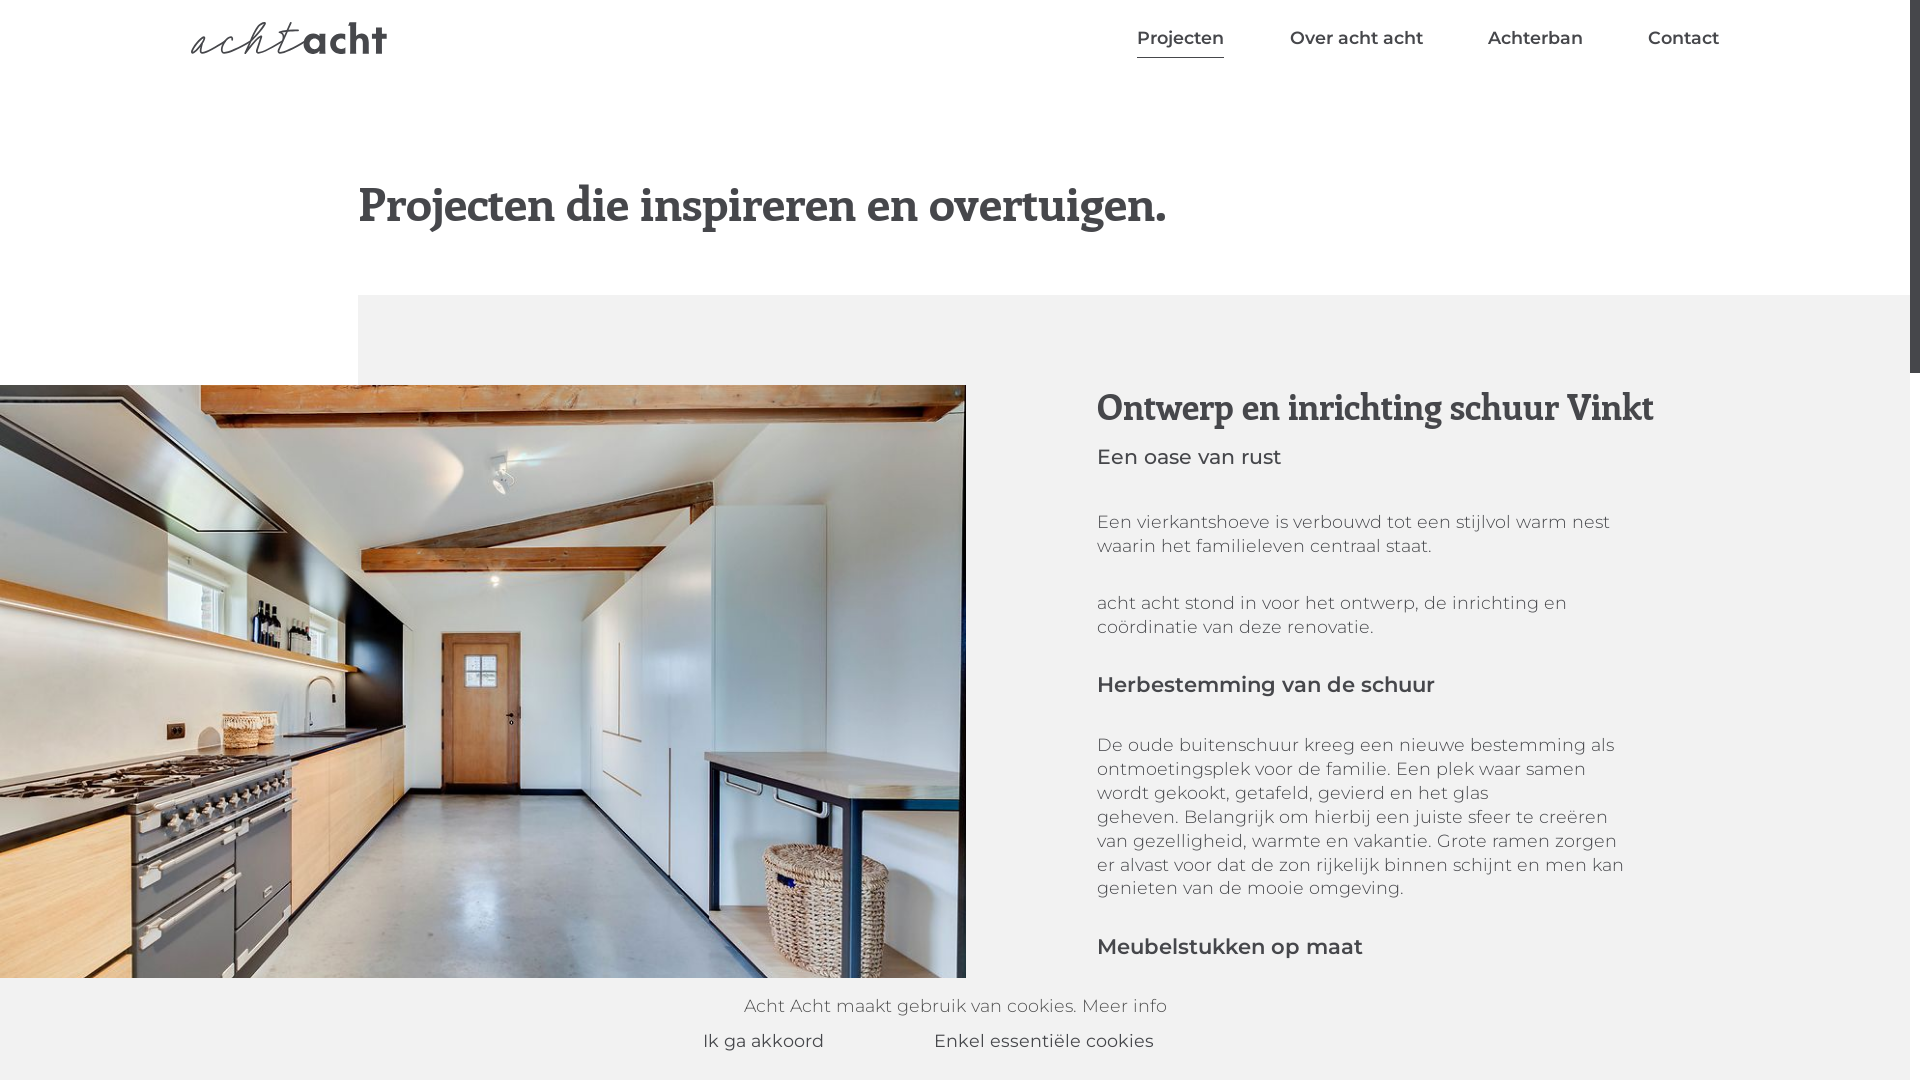  What do you see at coordinates (1534, 38) in the screenshot?
I see `'Achterban'` at bounding box center [1534, 38].